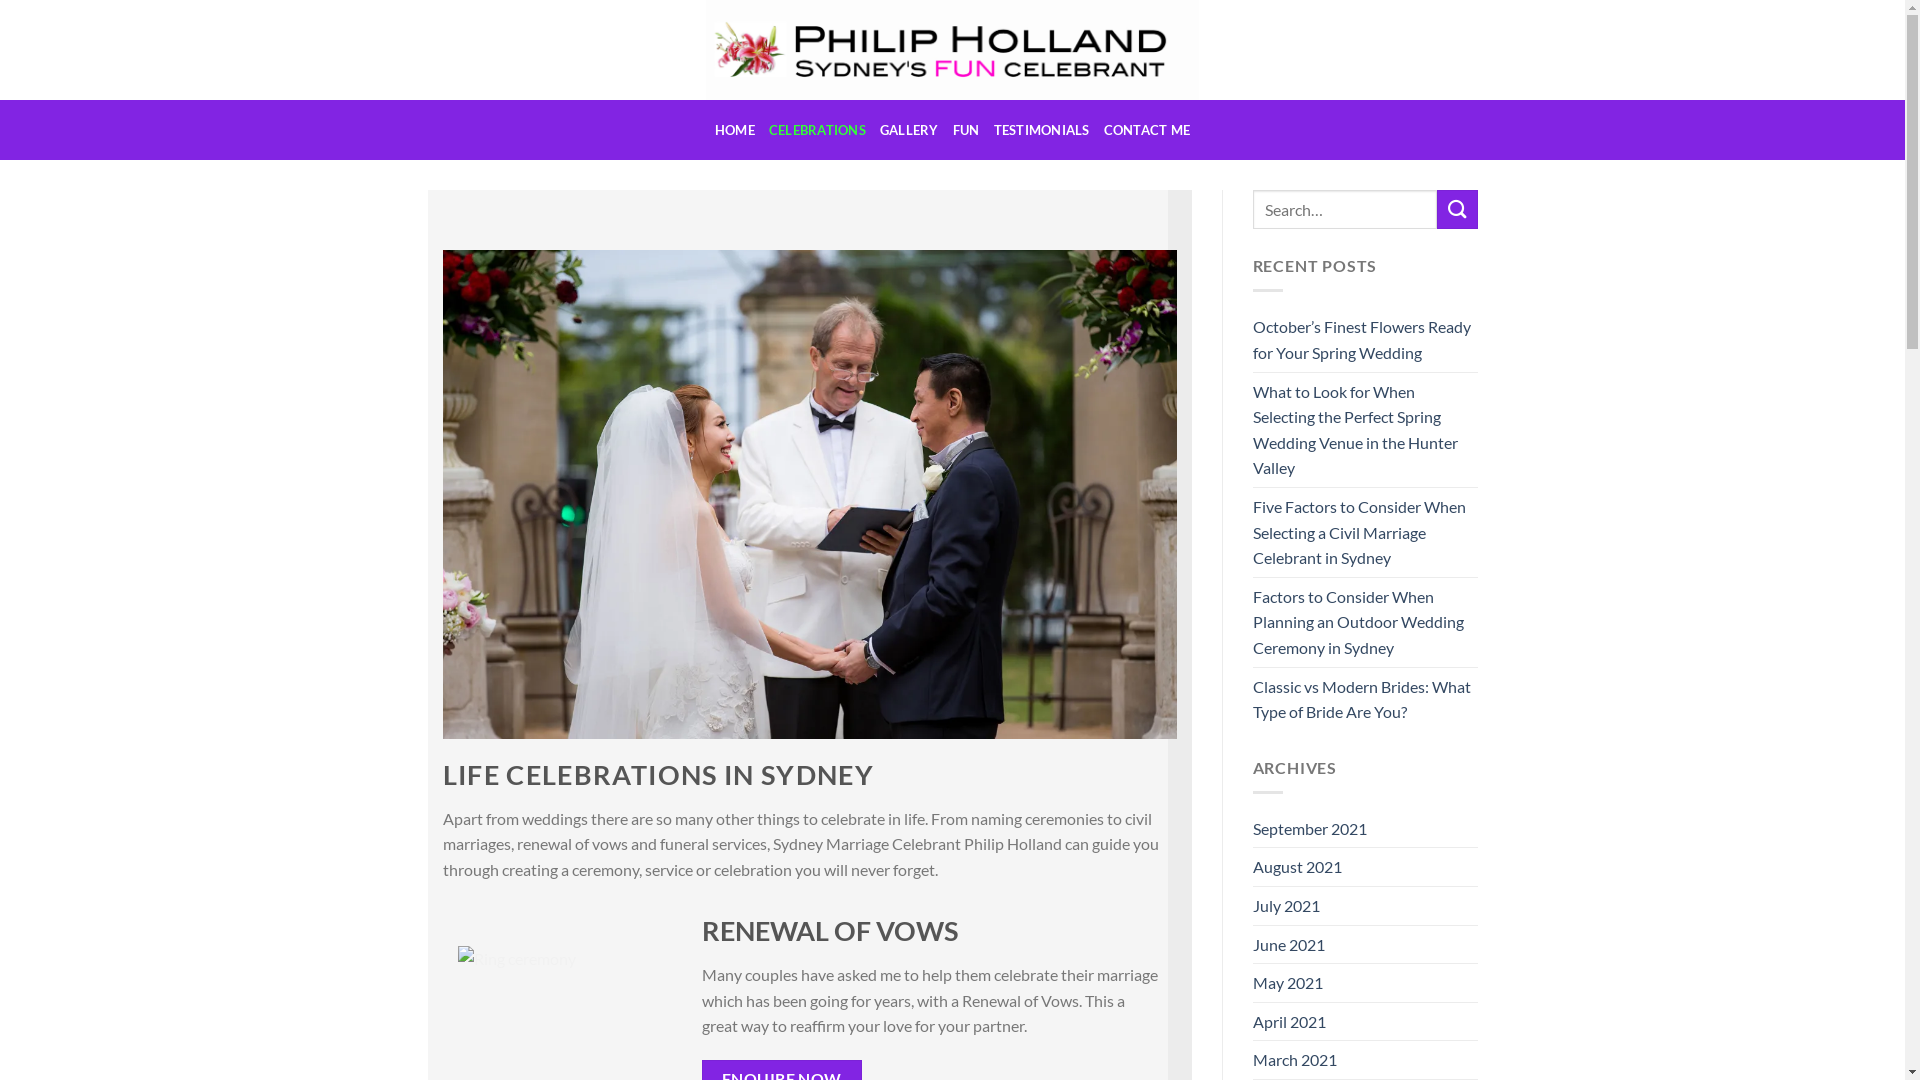 Image resolution: width=1920 pixels, height=1080 pixels. What do you see at coordinates (1147, 130) in the screenshot?
I see `'CONTACT ME'` at bounding box center [1147, 130].